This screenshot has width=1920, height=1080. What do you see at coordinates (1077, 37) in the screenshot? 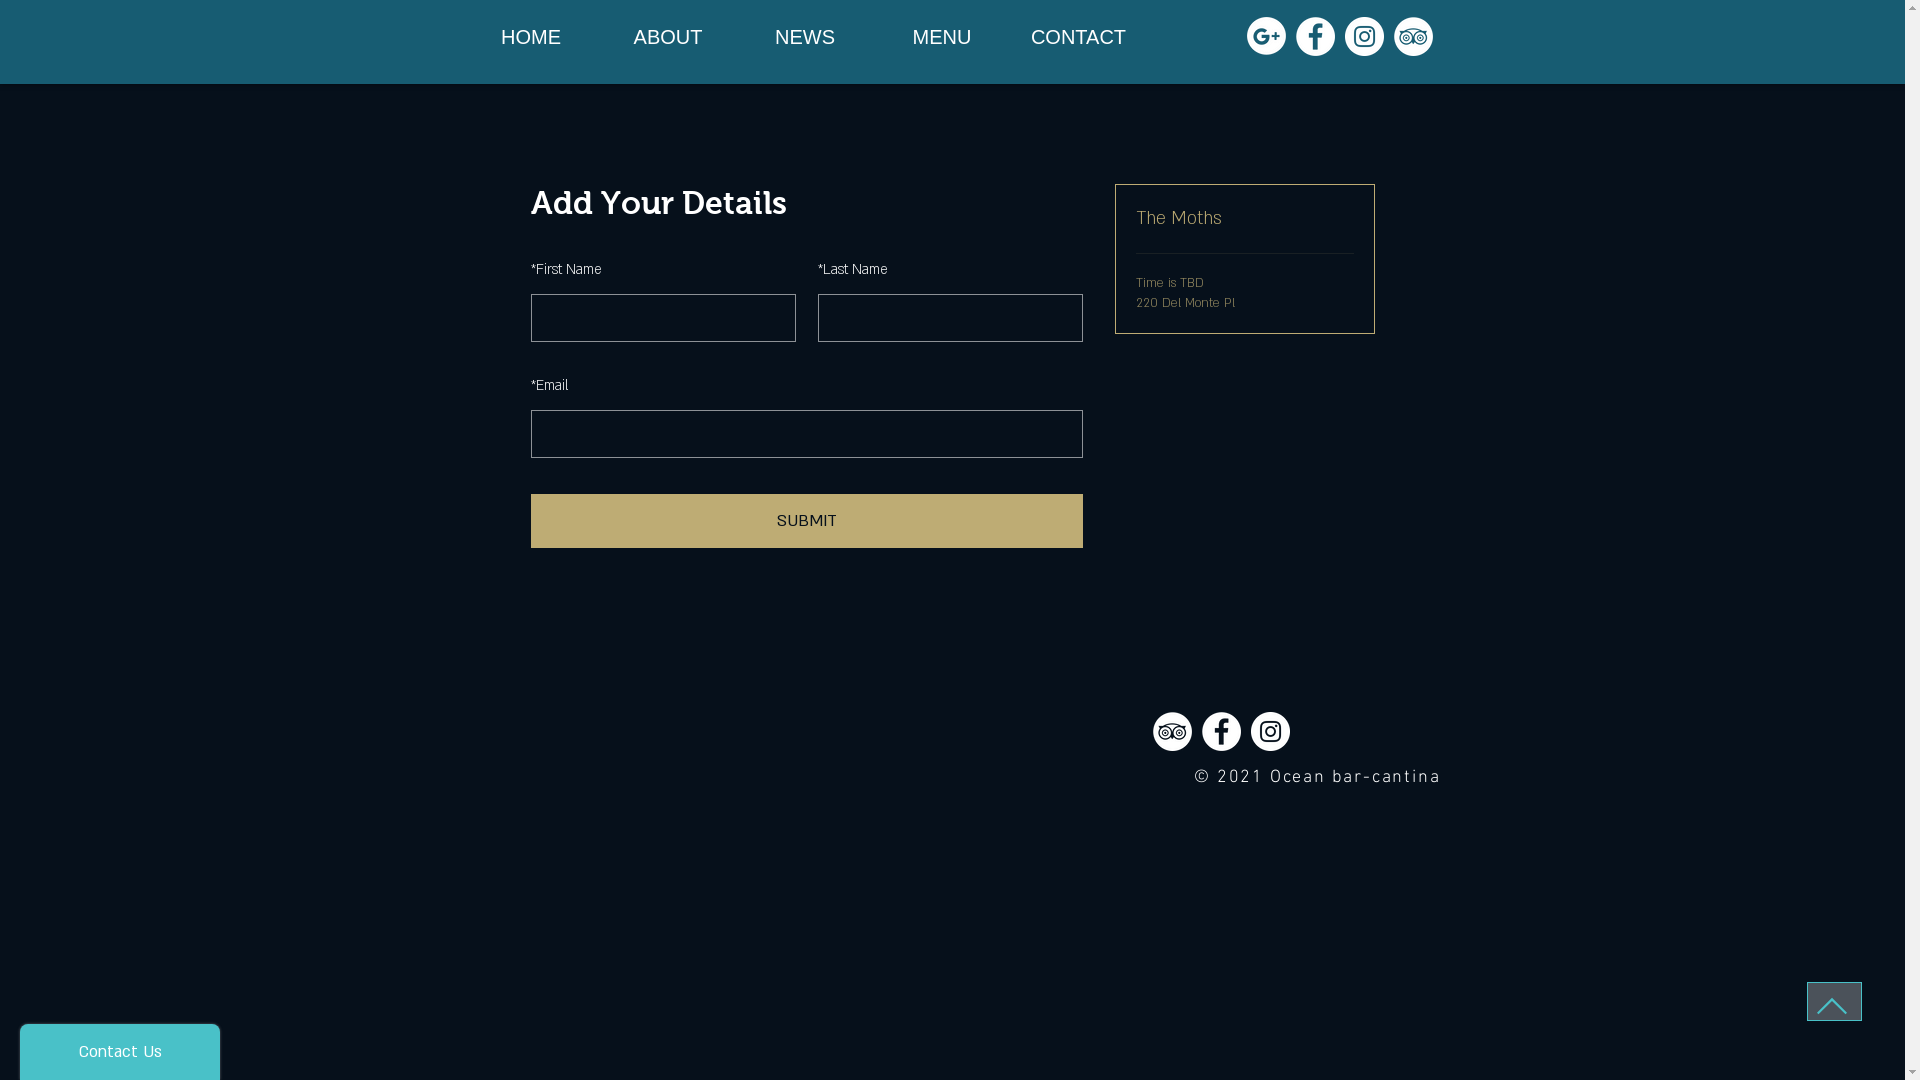
I see `'CONTACT'` at bounding box center [1077, 37].